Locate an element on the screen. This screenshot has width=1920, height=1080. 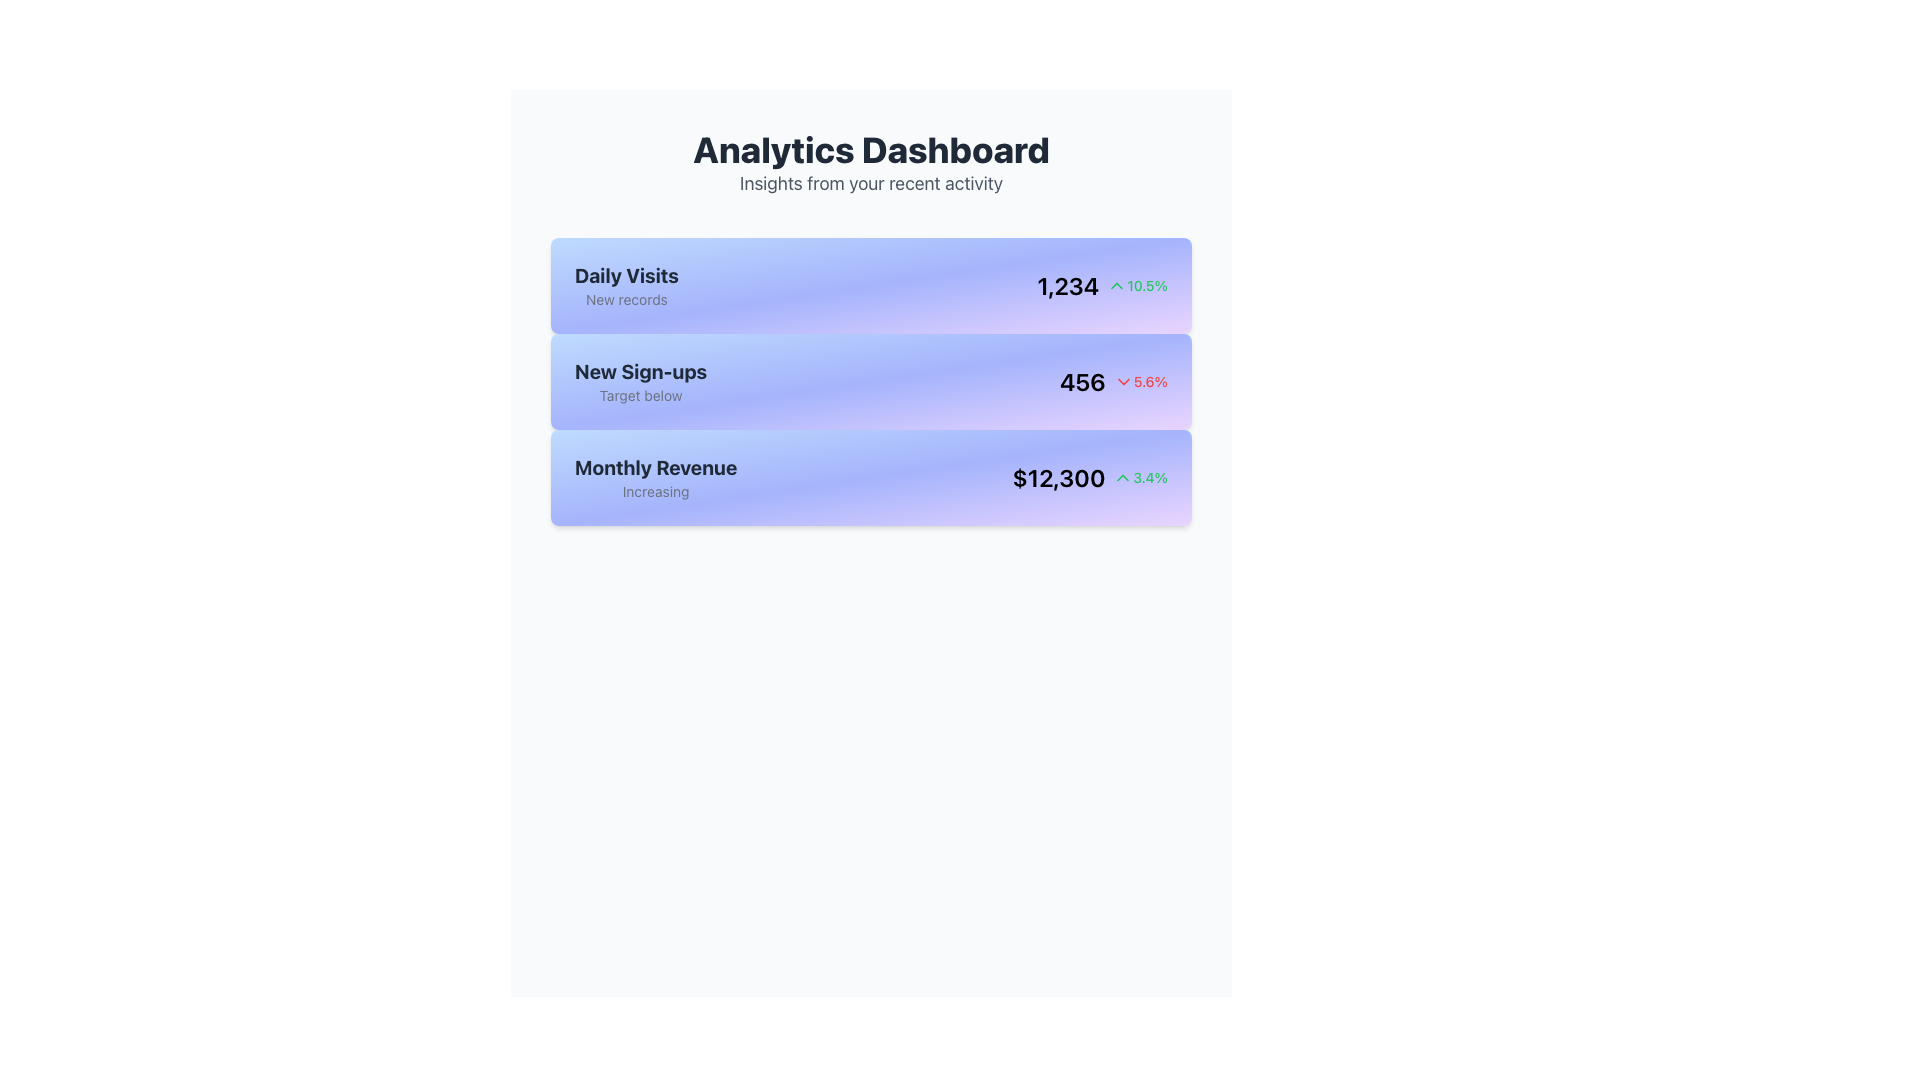
the text label displaying the percentage value '10.5%' located near the top right corner of the first data row in the analytics dashboard is located at coordinates (1147, 285).